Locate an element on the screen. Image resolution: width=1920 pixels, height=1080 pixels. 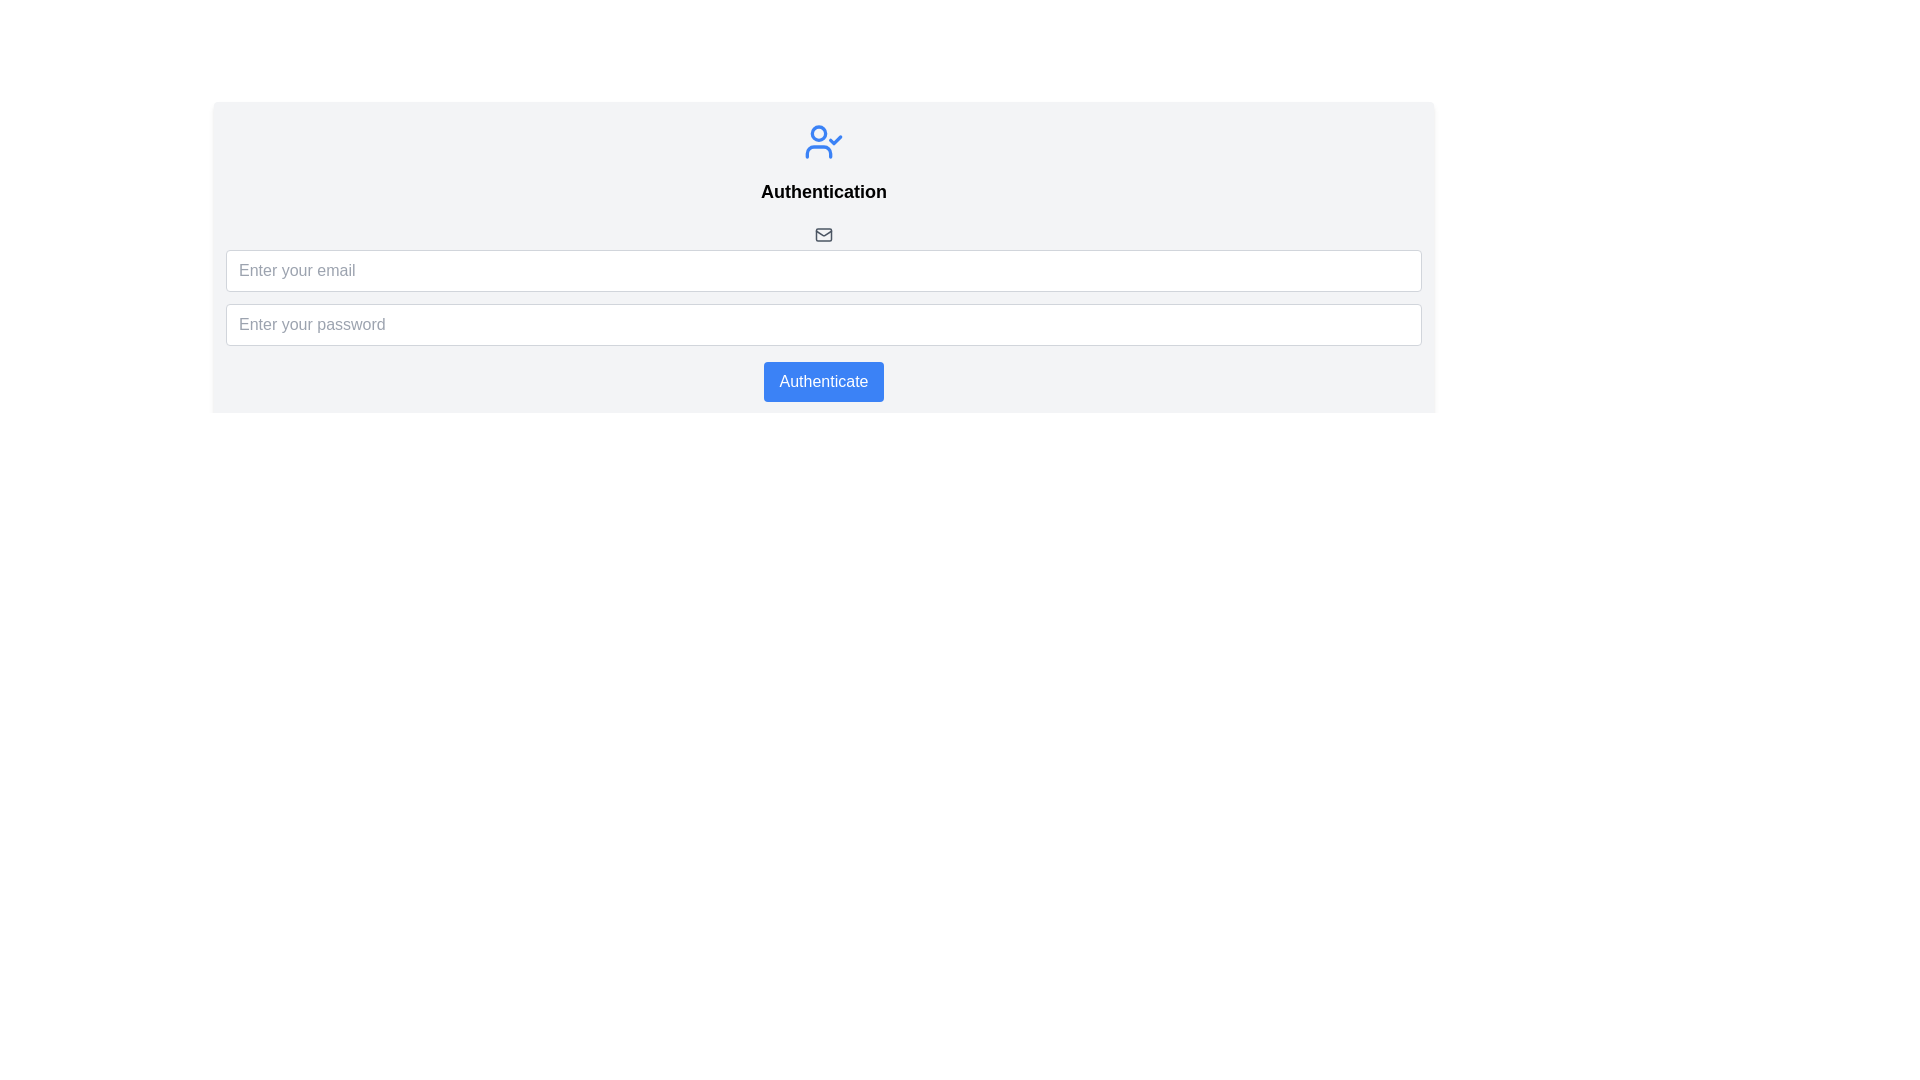
to focus the password input field located centrally below the 'Enter your email' field is located at coordinates (824, 323).